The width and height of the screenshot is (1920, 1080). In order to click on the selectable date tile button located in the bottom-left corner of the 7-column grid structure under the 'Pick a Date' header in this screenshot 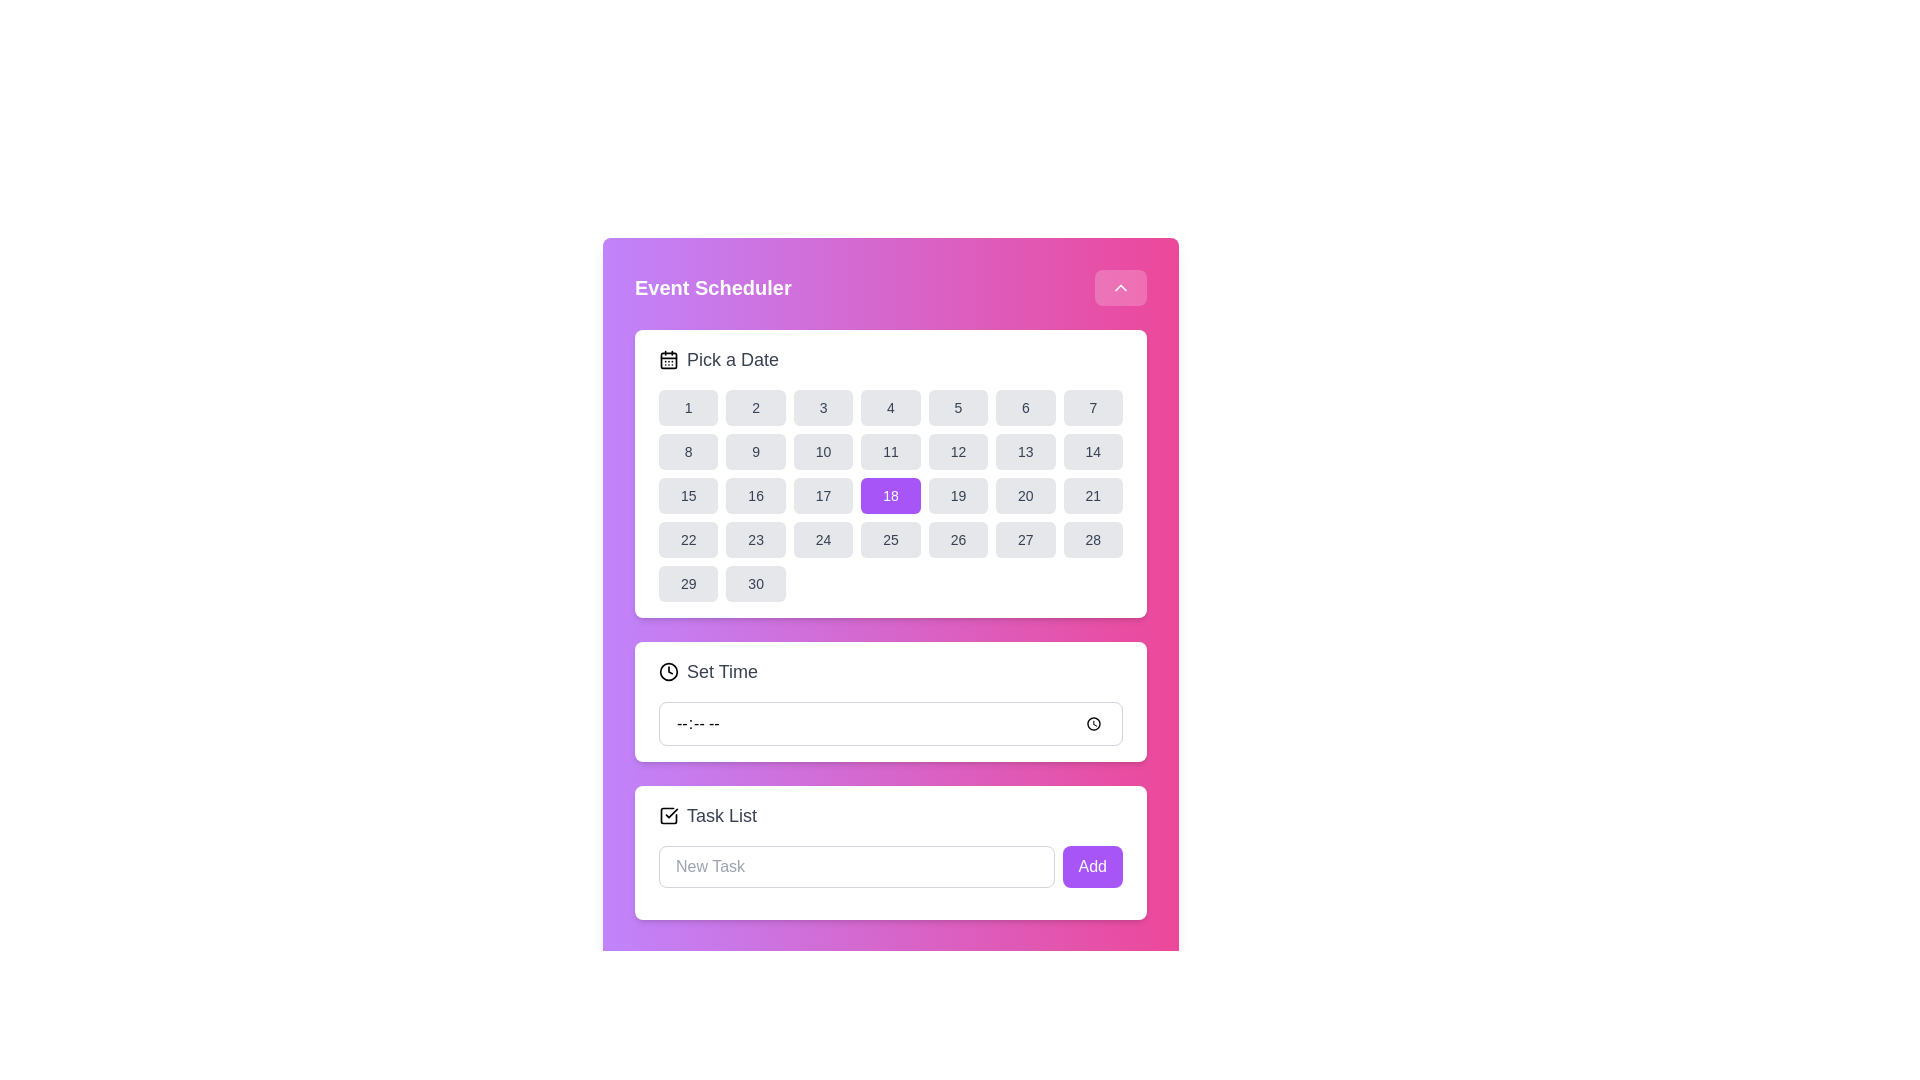, I will do `click(688, 583)`.